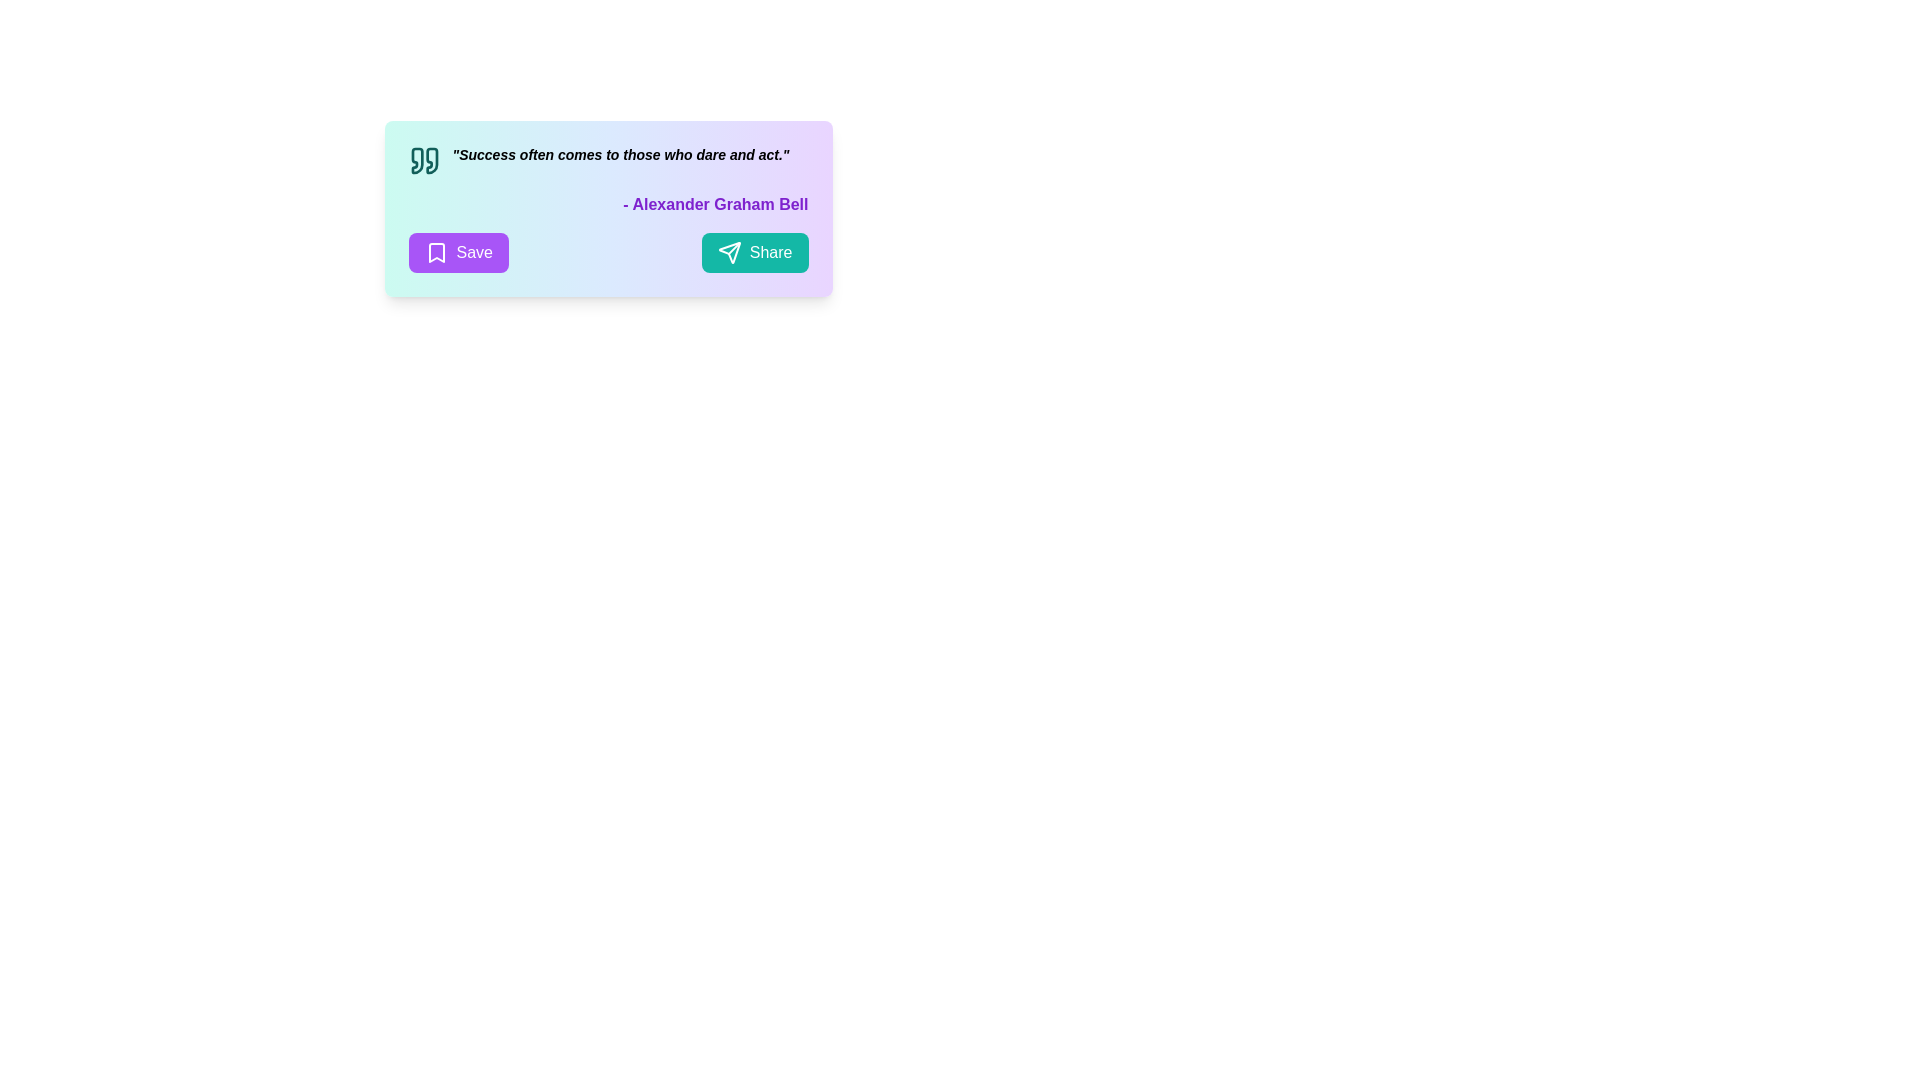  Describe the element at coordinates (728, 252) in the screenshot. I see `the paper airplane icon within the 'Share' button located on the right-hand side of the UI card` at that location.